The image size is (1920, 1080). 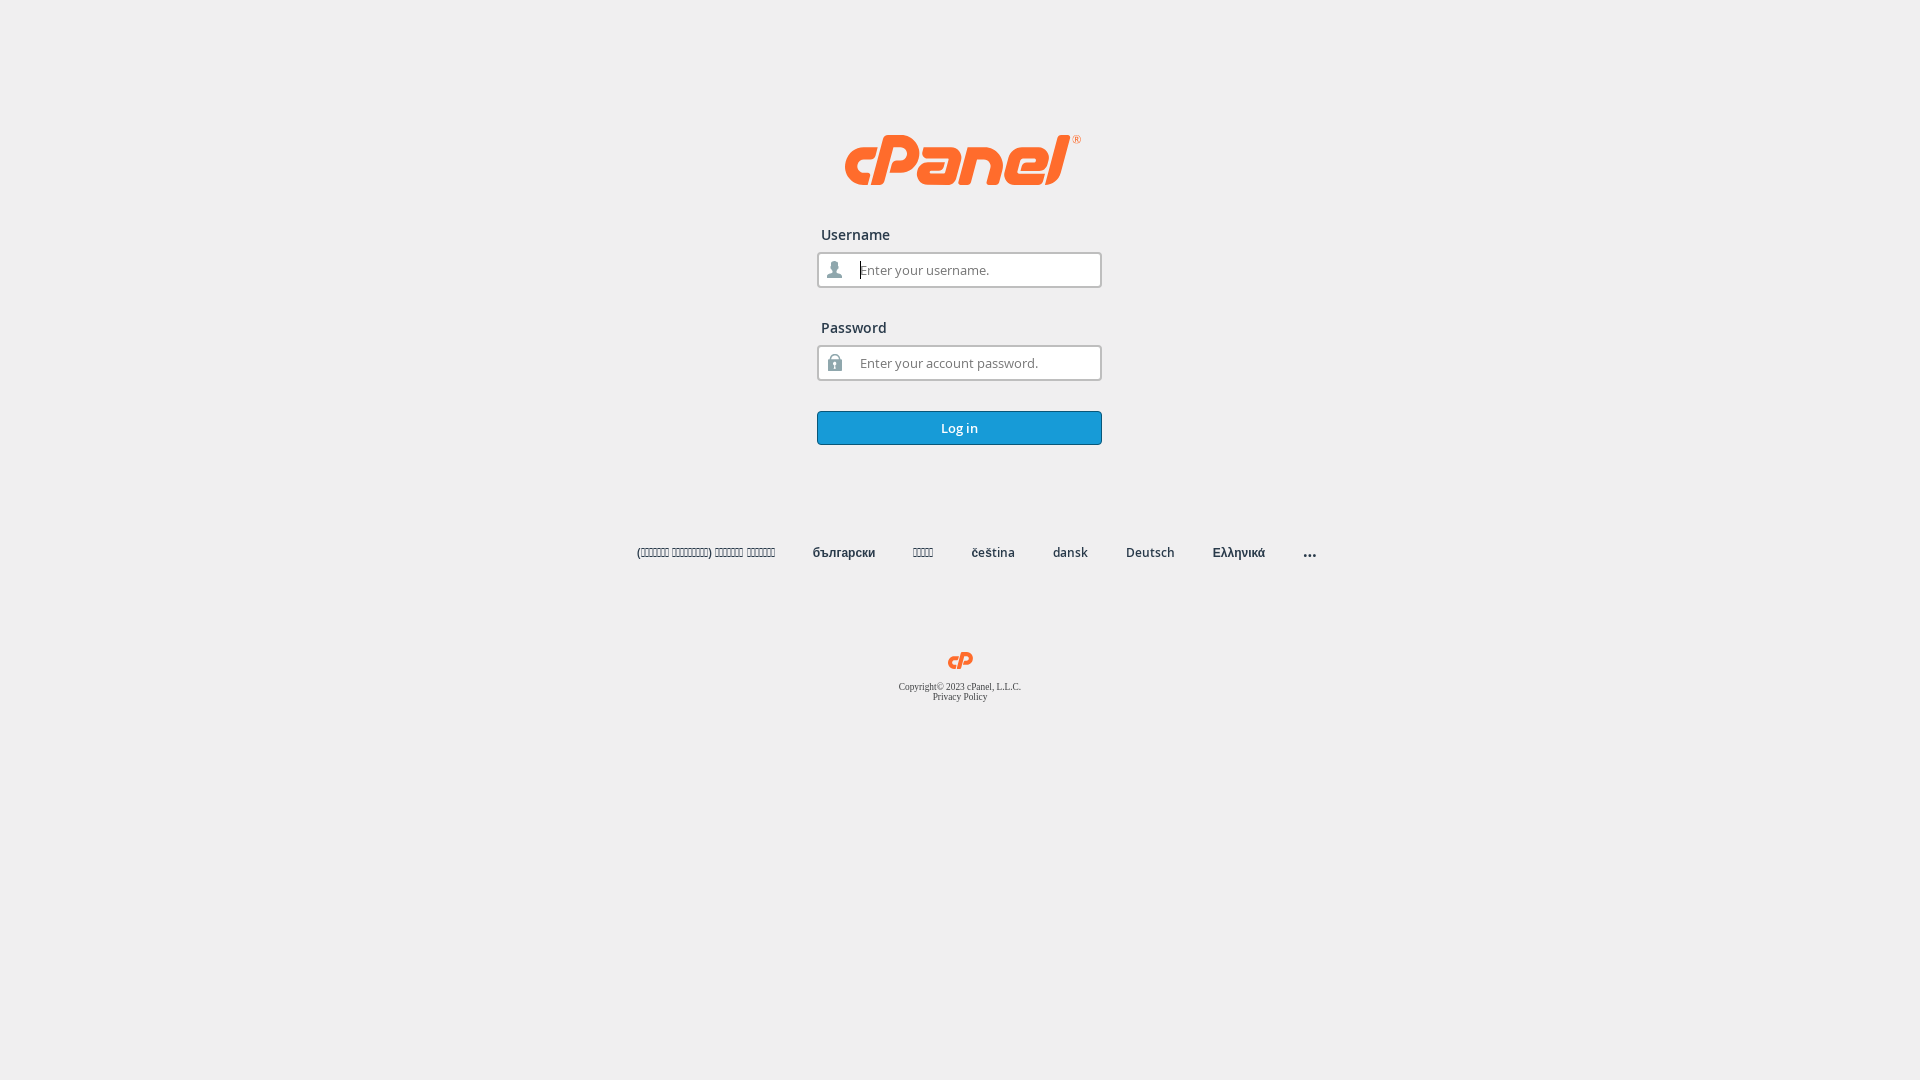 I want to click on 'Privacy Policy', so click(x=960, y=696).